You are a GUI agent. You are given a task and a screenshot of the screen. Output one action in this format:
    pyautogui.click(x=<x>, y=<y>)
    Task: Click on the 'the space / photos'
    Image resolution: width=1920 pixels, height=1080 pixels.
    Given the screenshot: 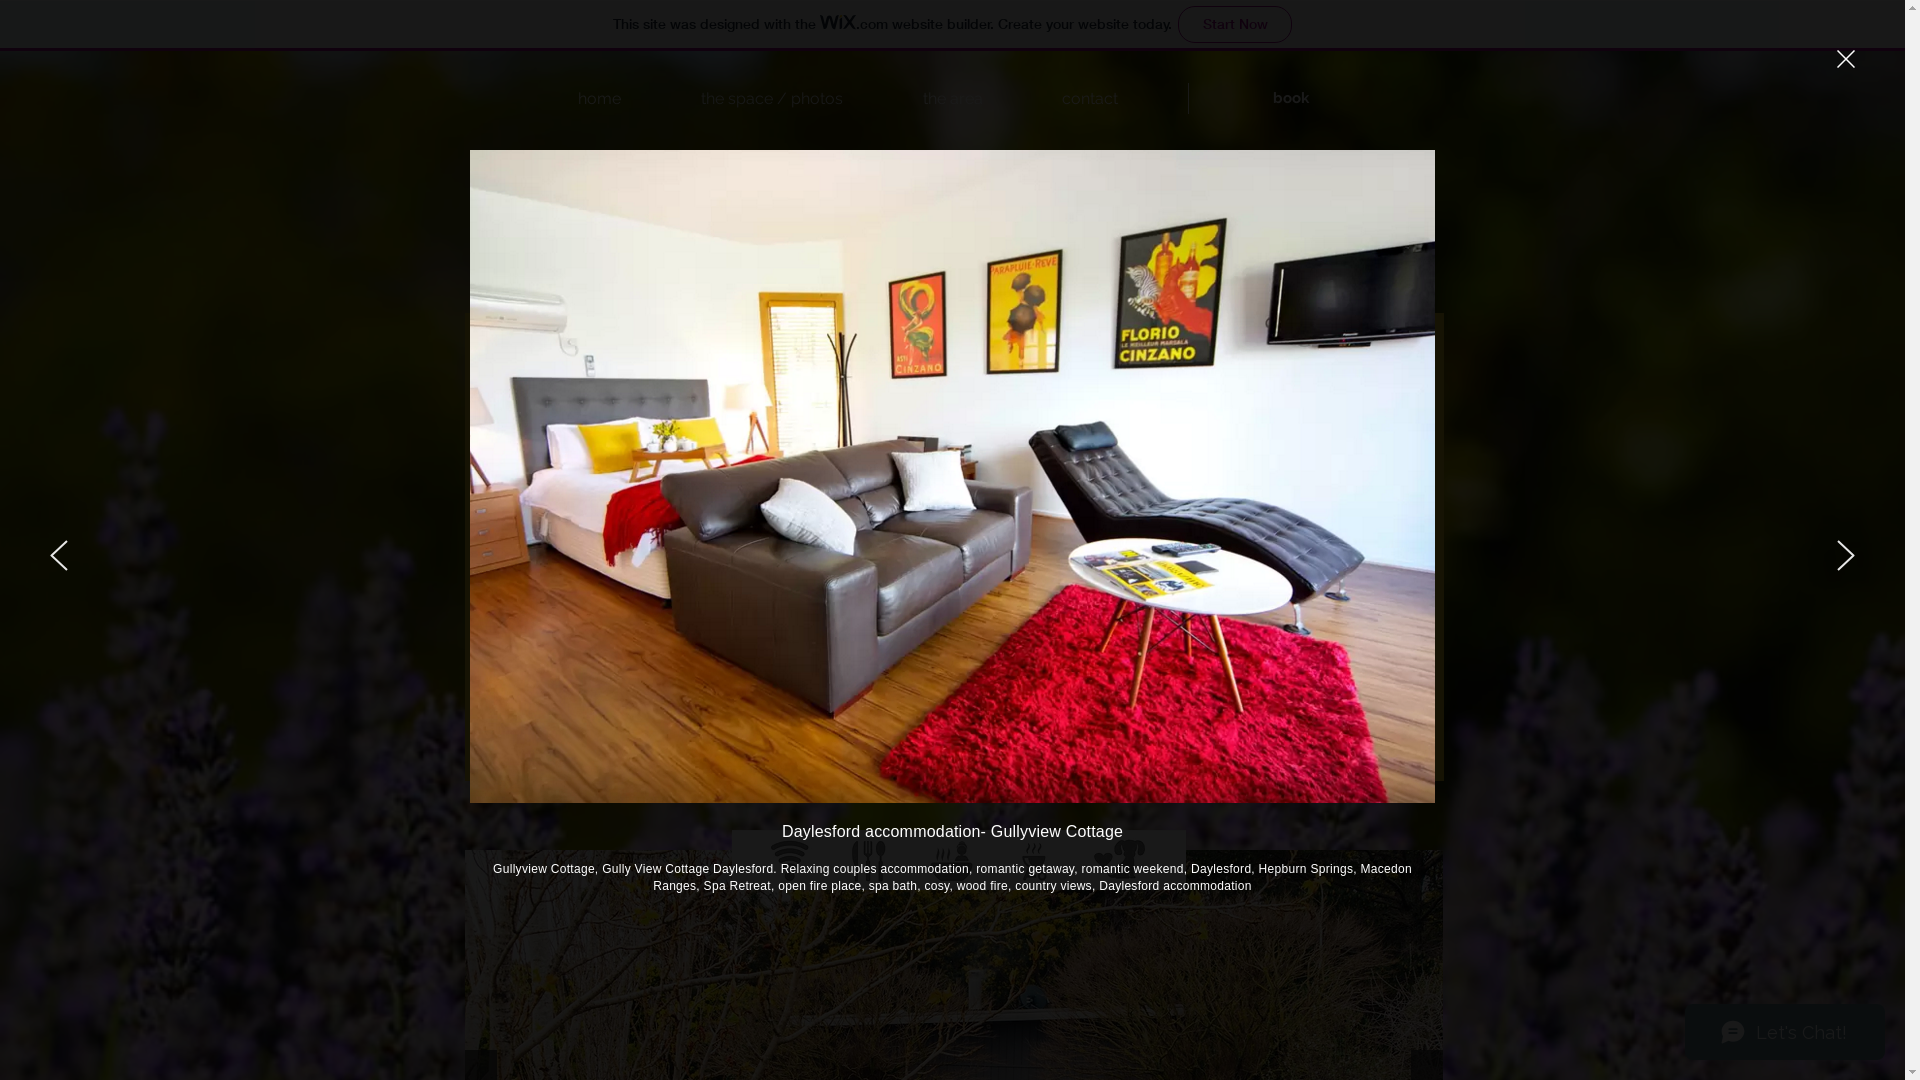 What is the action you would take?
    pyautogui.click(x=746, y=97)
    